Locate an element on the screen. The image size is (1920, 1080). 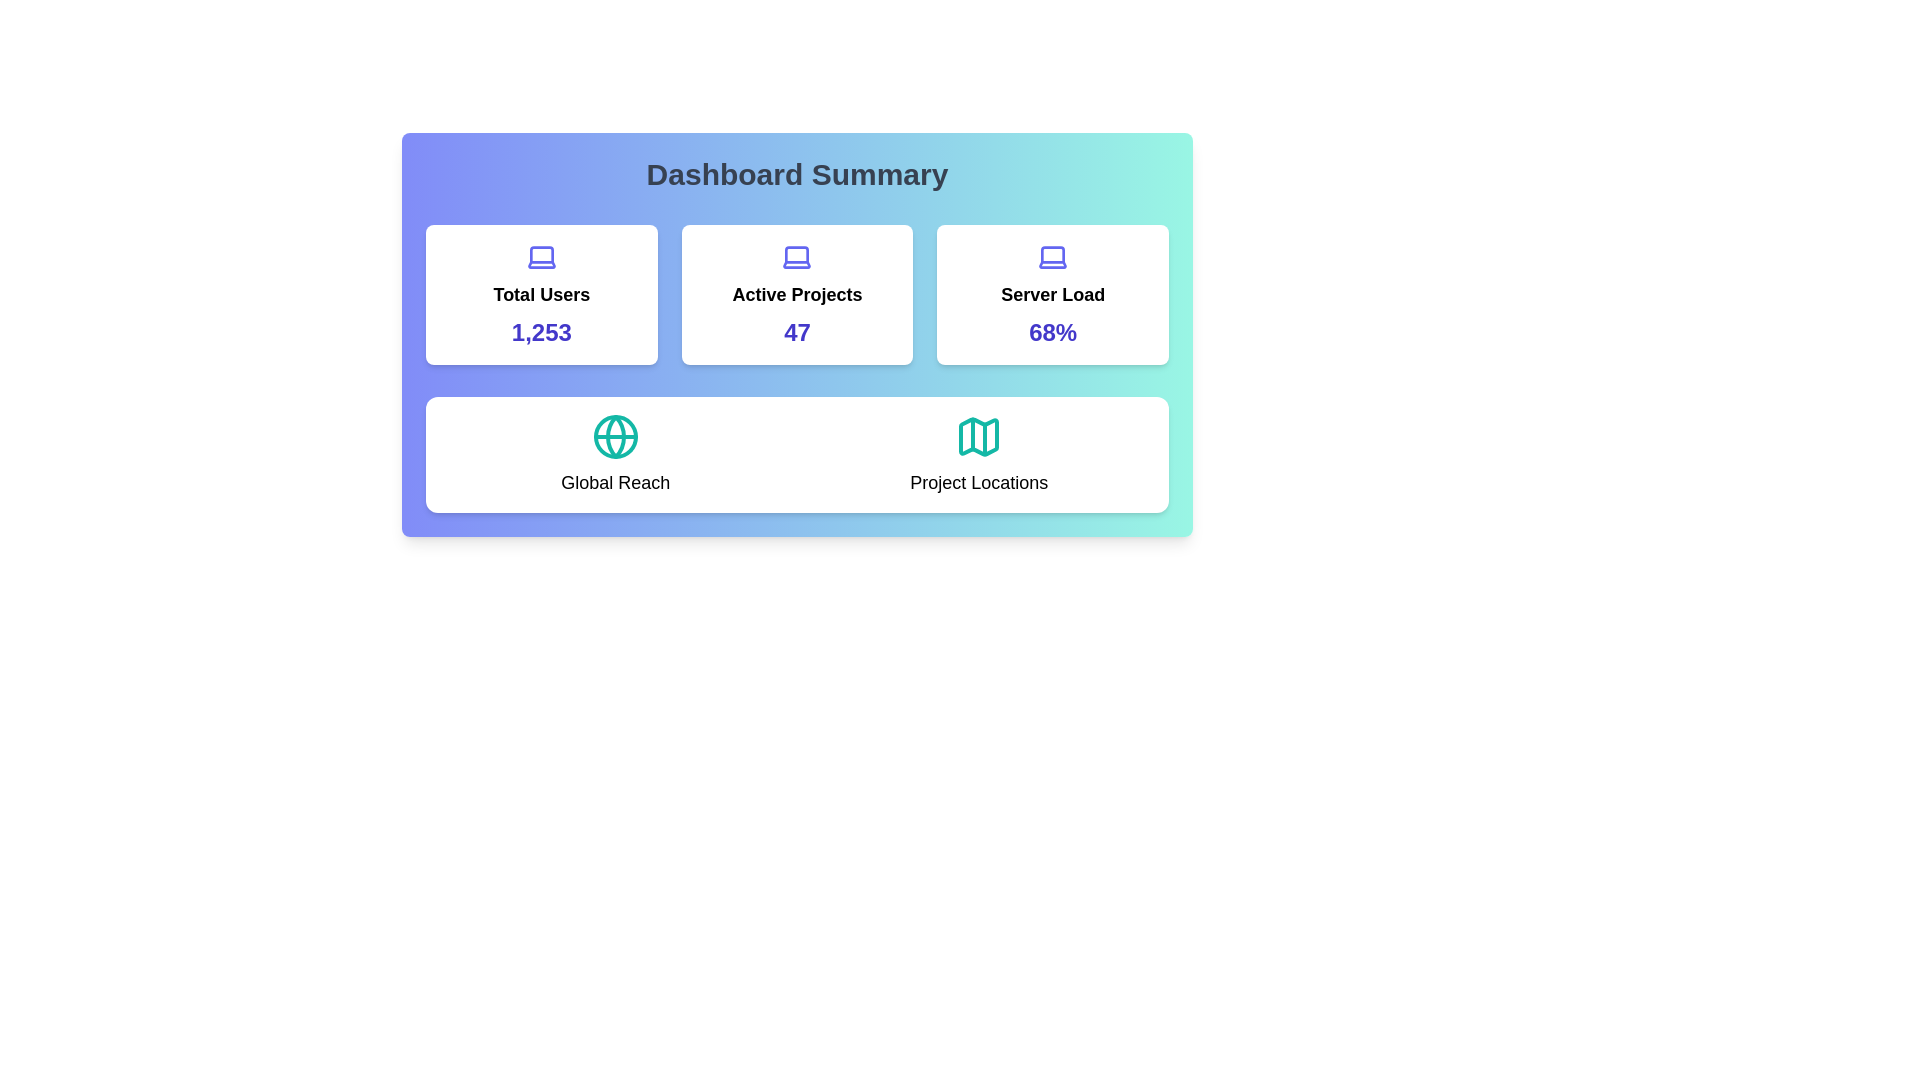
the minimalist laptop icon located in the 'Active Projects' card, positioned above the number '47', if it is interactive is located at coordinates (796, 256).